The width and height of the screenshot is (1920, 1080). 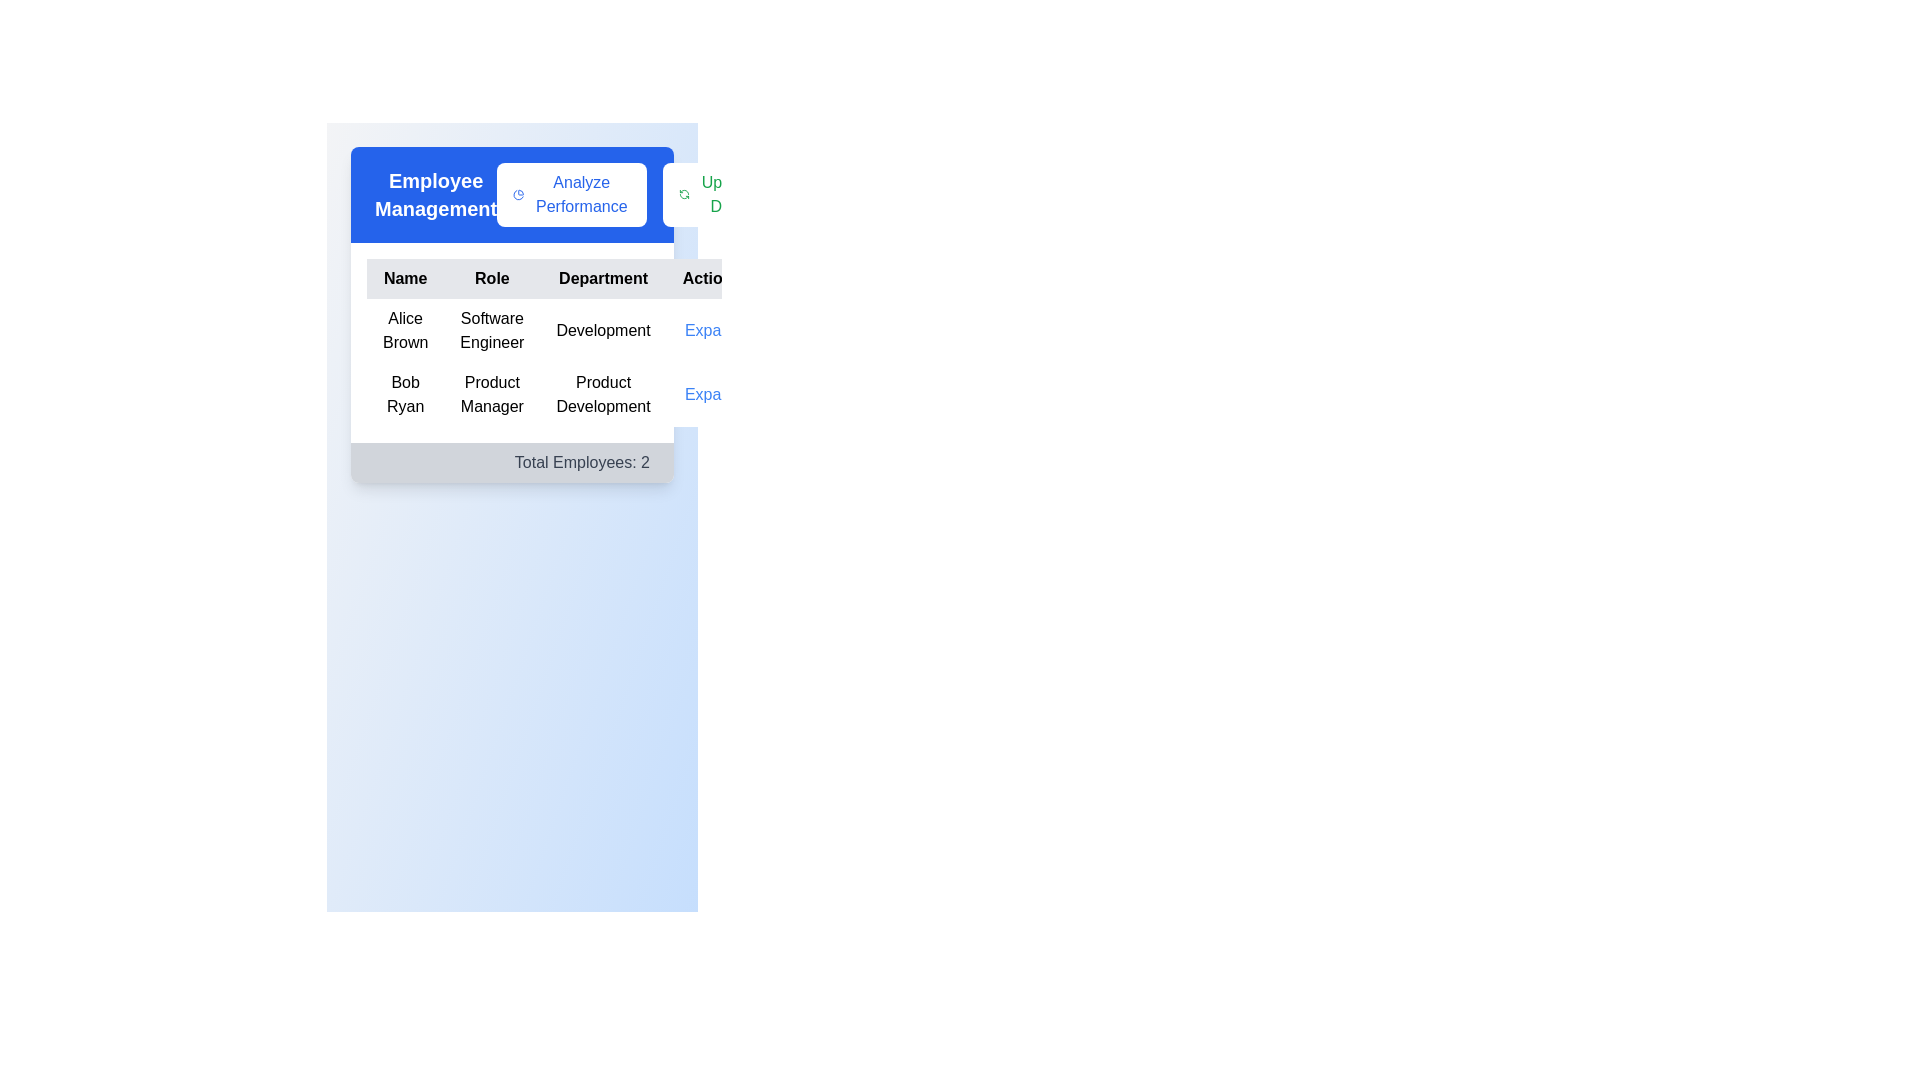 What do you see at coordinates (711, 394) in the screenshot?
I see `the interactive text link labeled 'Expand' associated with 'Bob Ryan' in the Action column of the table` at bounding box center [711, 394].